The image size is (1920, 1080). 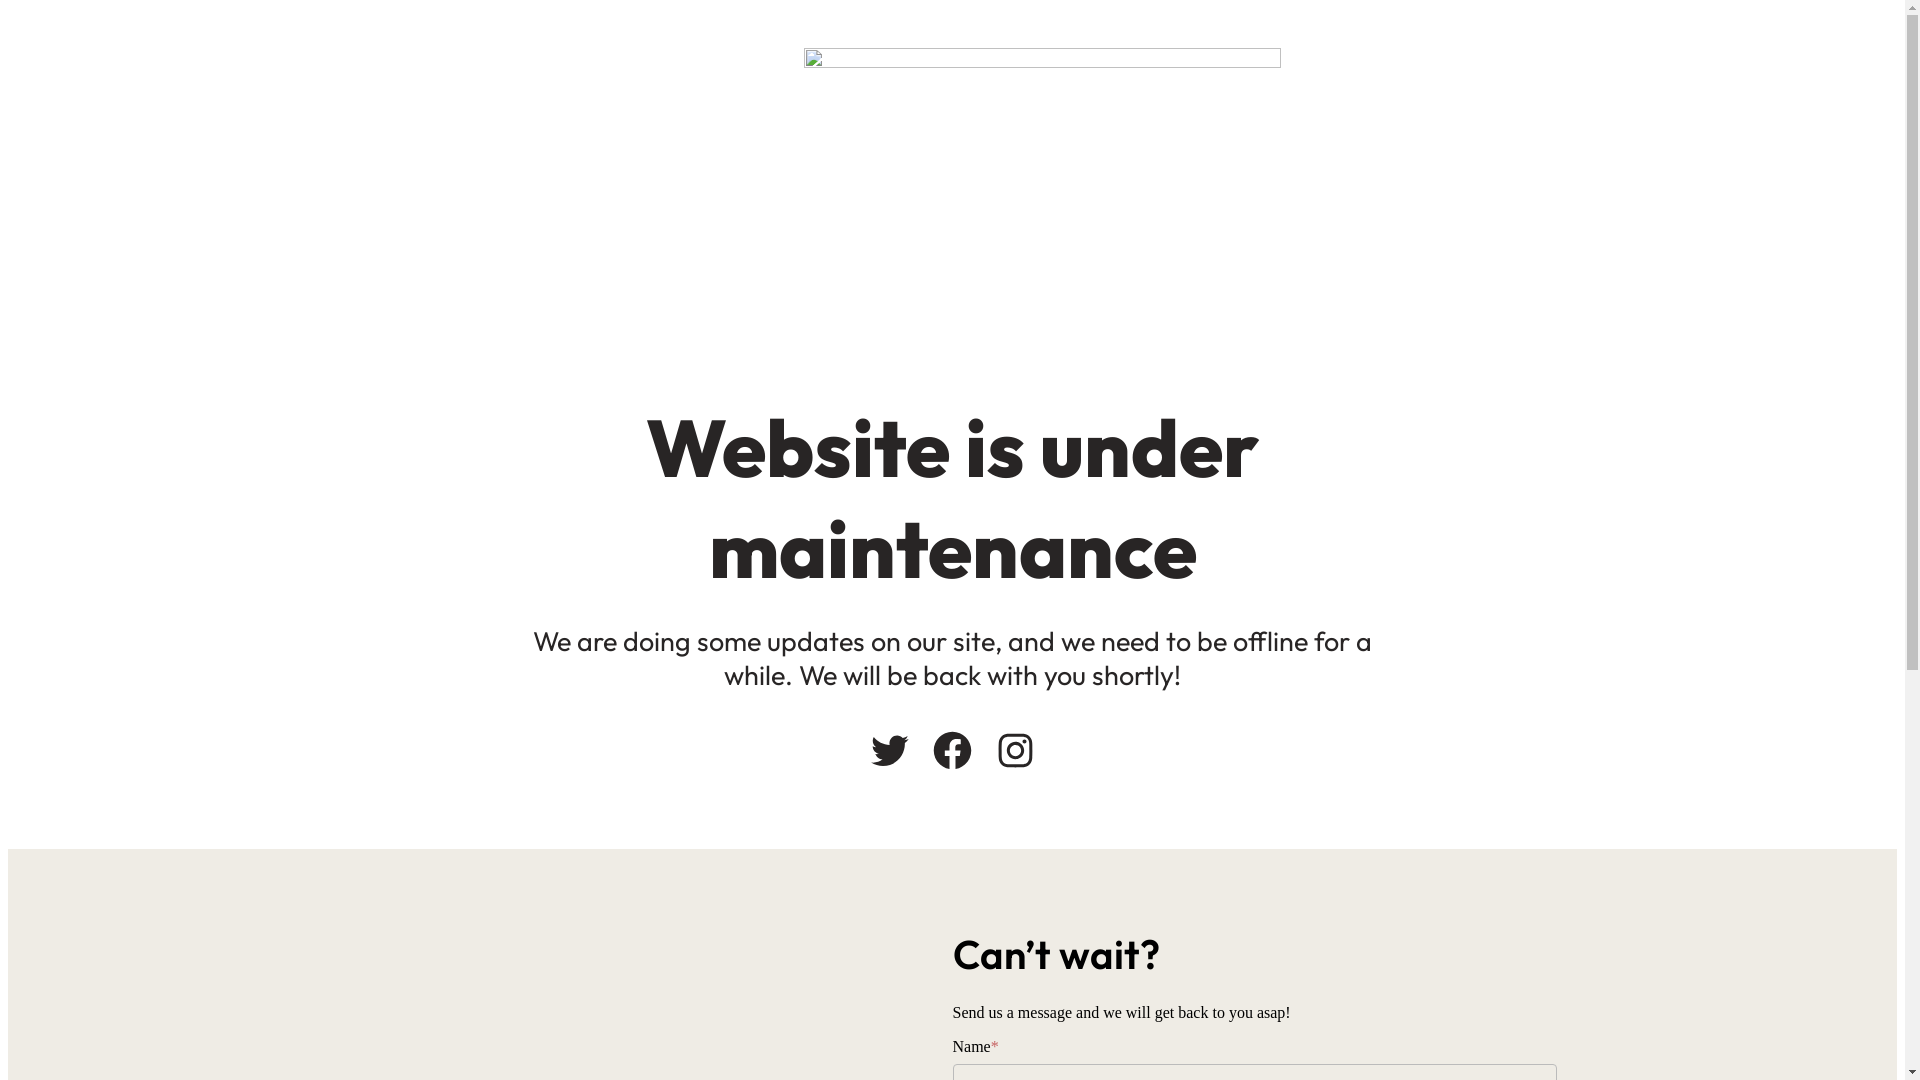 I want to click on 'Facebook', so click(x=951, y=750).